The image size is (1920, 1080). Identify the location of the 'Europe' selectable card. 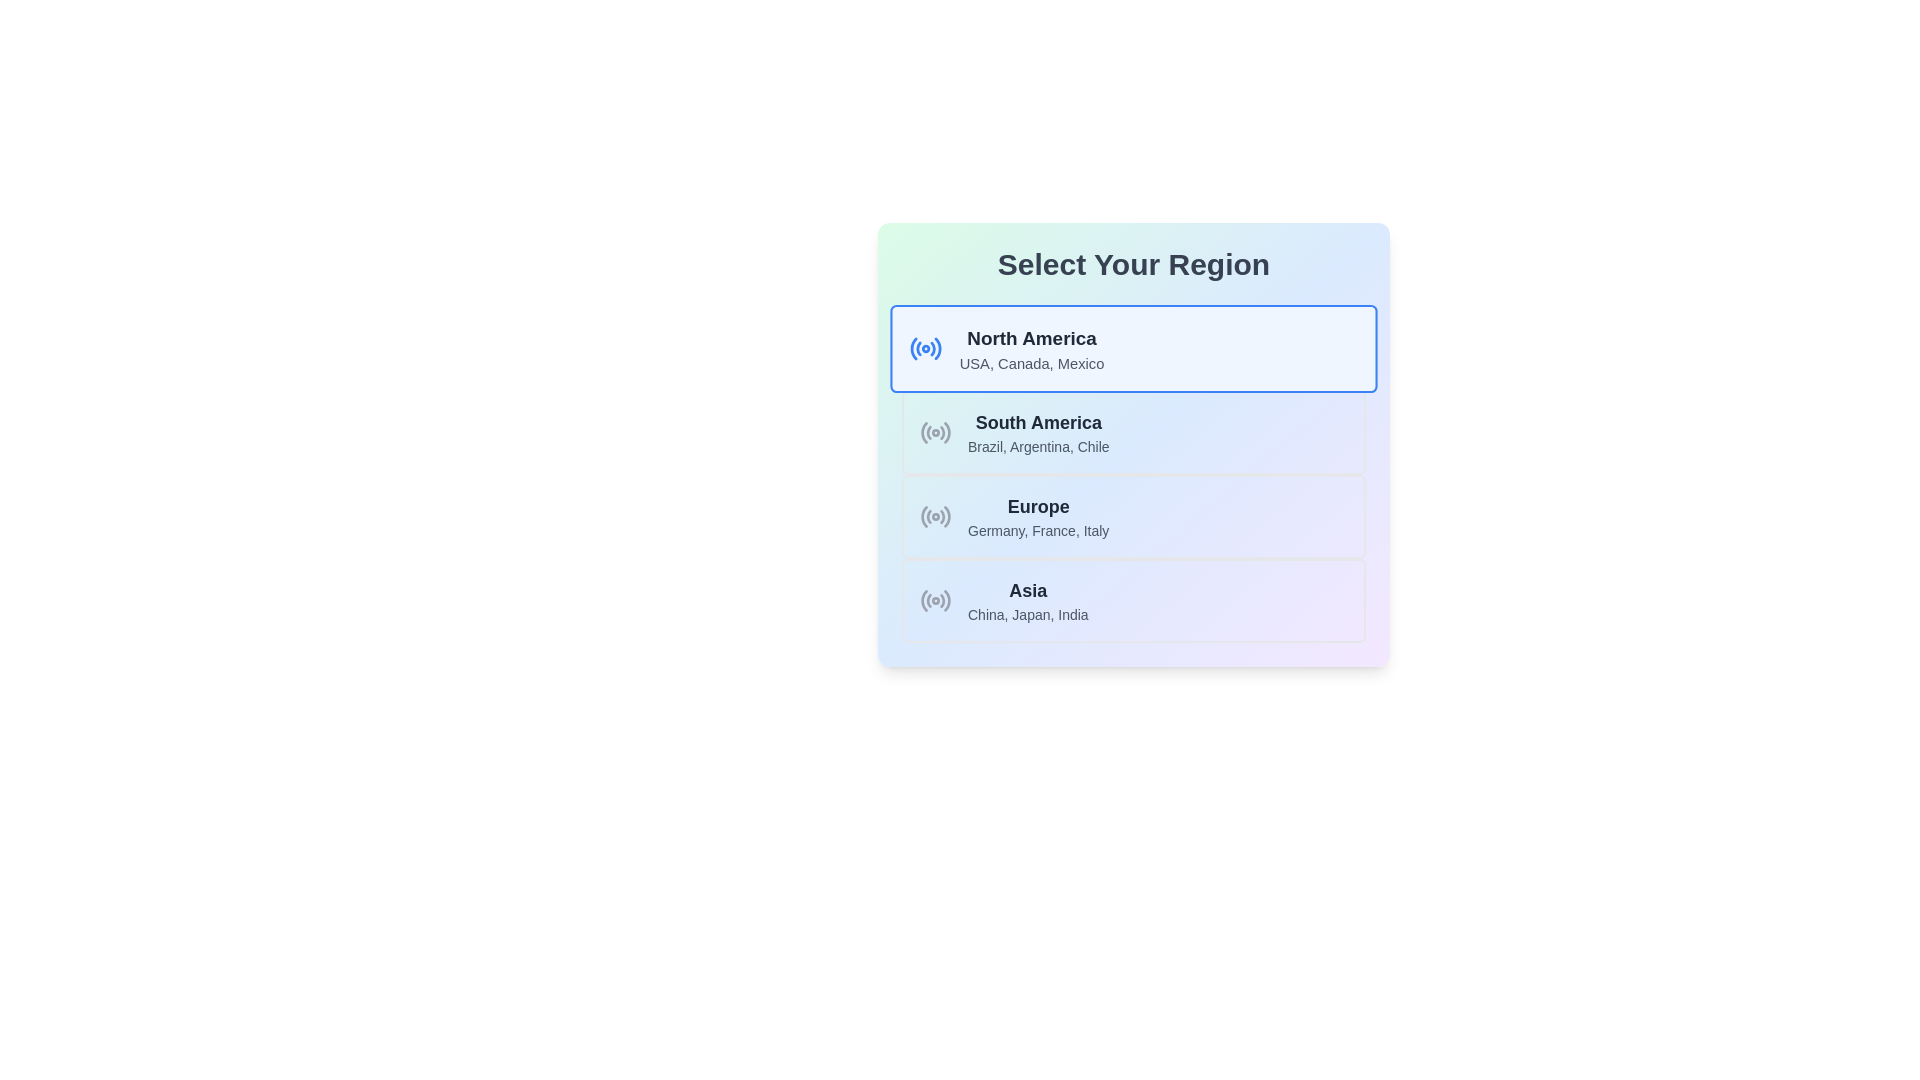
(1133, 515).